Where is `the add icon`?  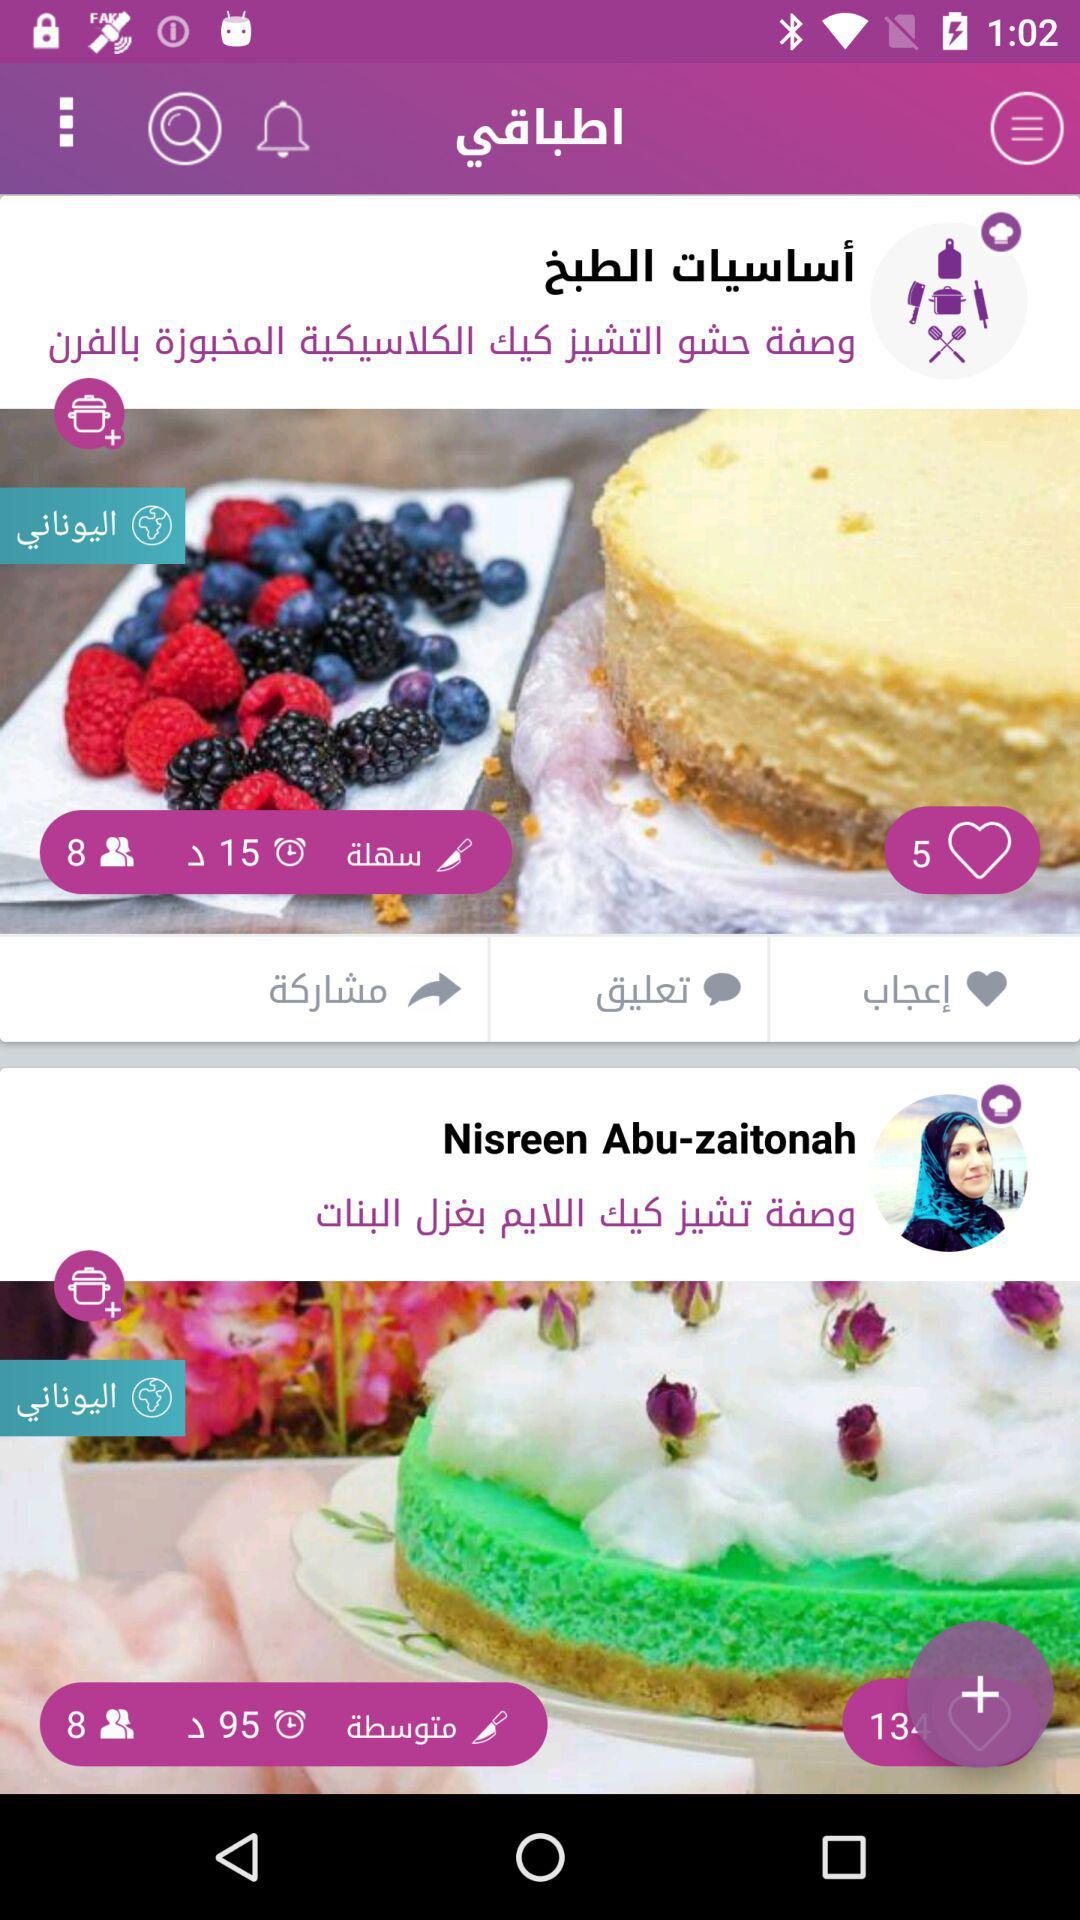 the add icon is located at coordinates (979, 1693).